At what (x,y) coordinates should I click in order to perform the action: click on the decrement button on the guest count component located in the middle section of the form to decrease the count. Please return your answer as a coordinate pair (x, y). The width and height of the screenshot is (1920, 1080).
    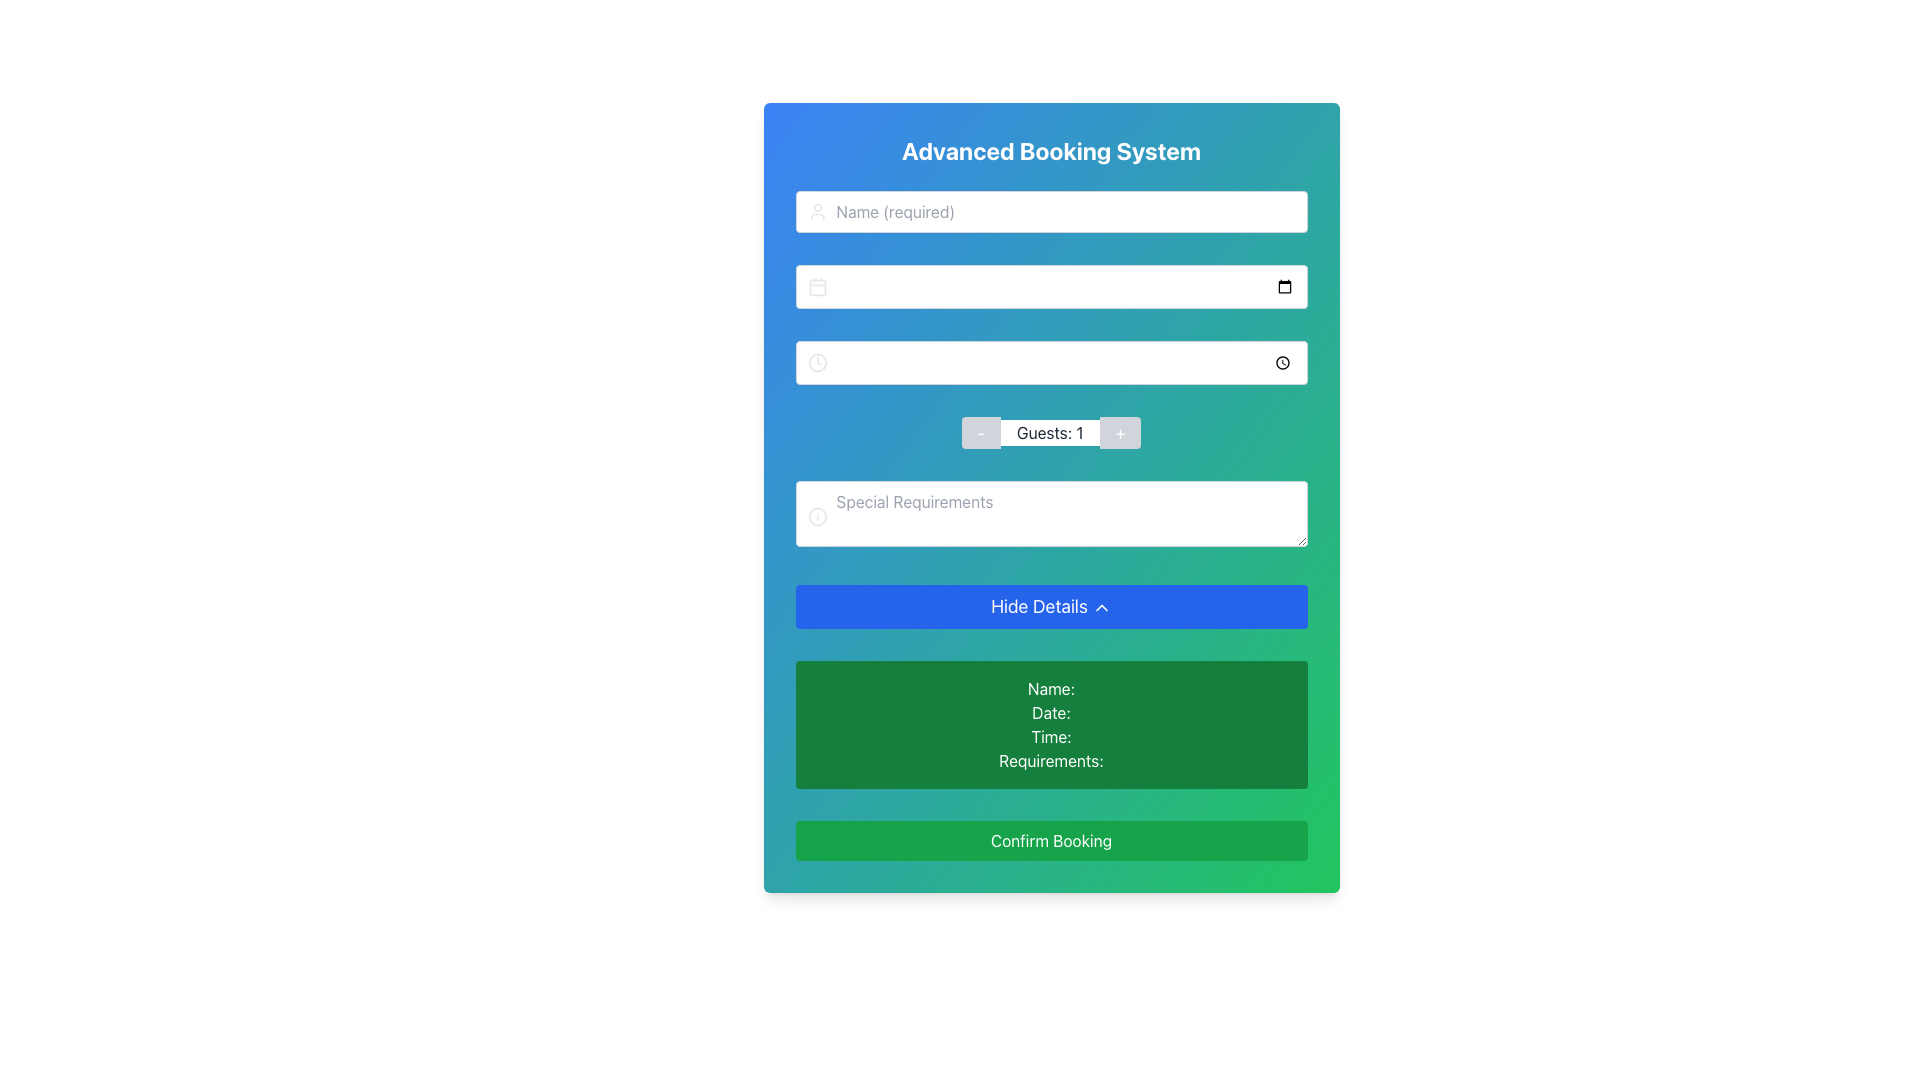
    Looking at the image, I should click on (1050, 431).